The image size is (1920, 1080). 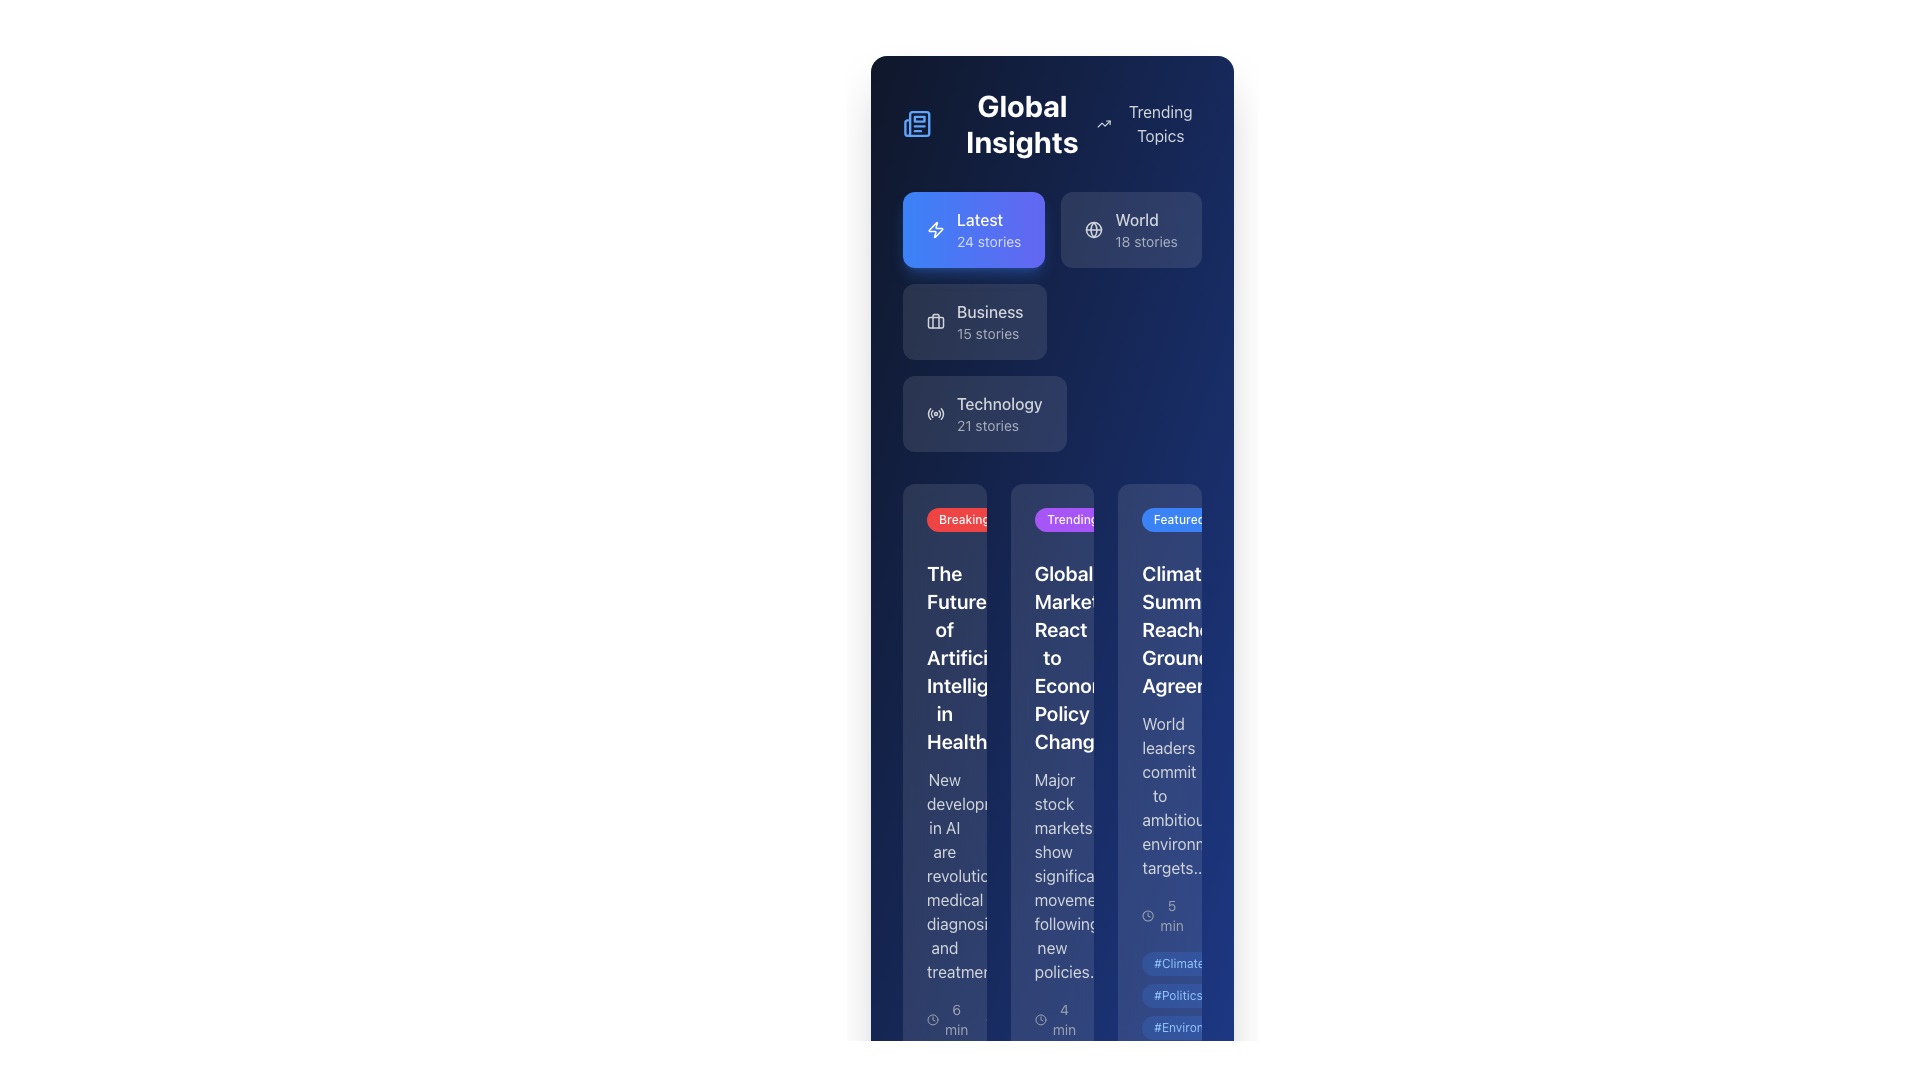 I want to click on the estimated reading time text with icon located beneath the title 'Global Markets React to Economic Policy Changes' in the content card, so click(x=1051, y=1019).